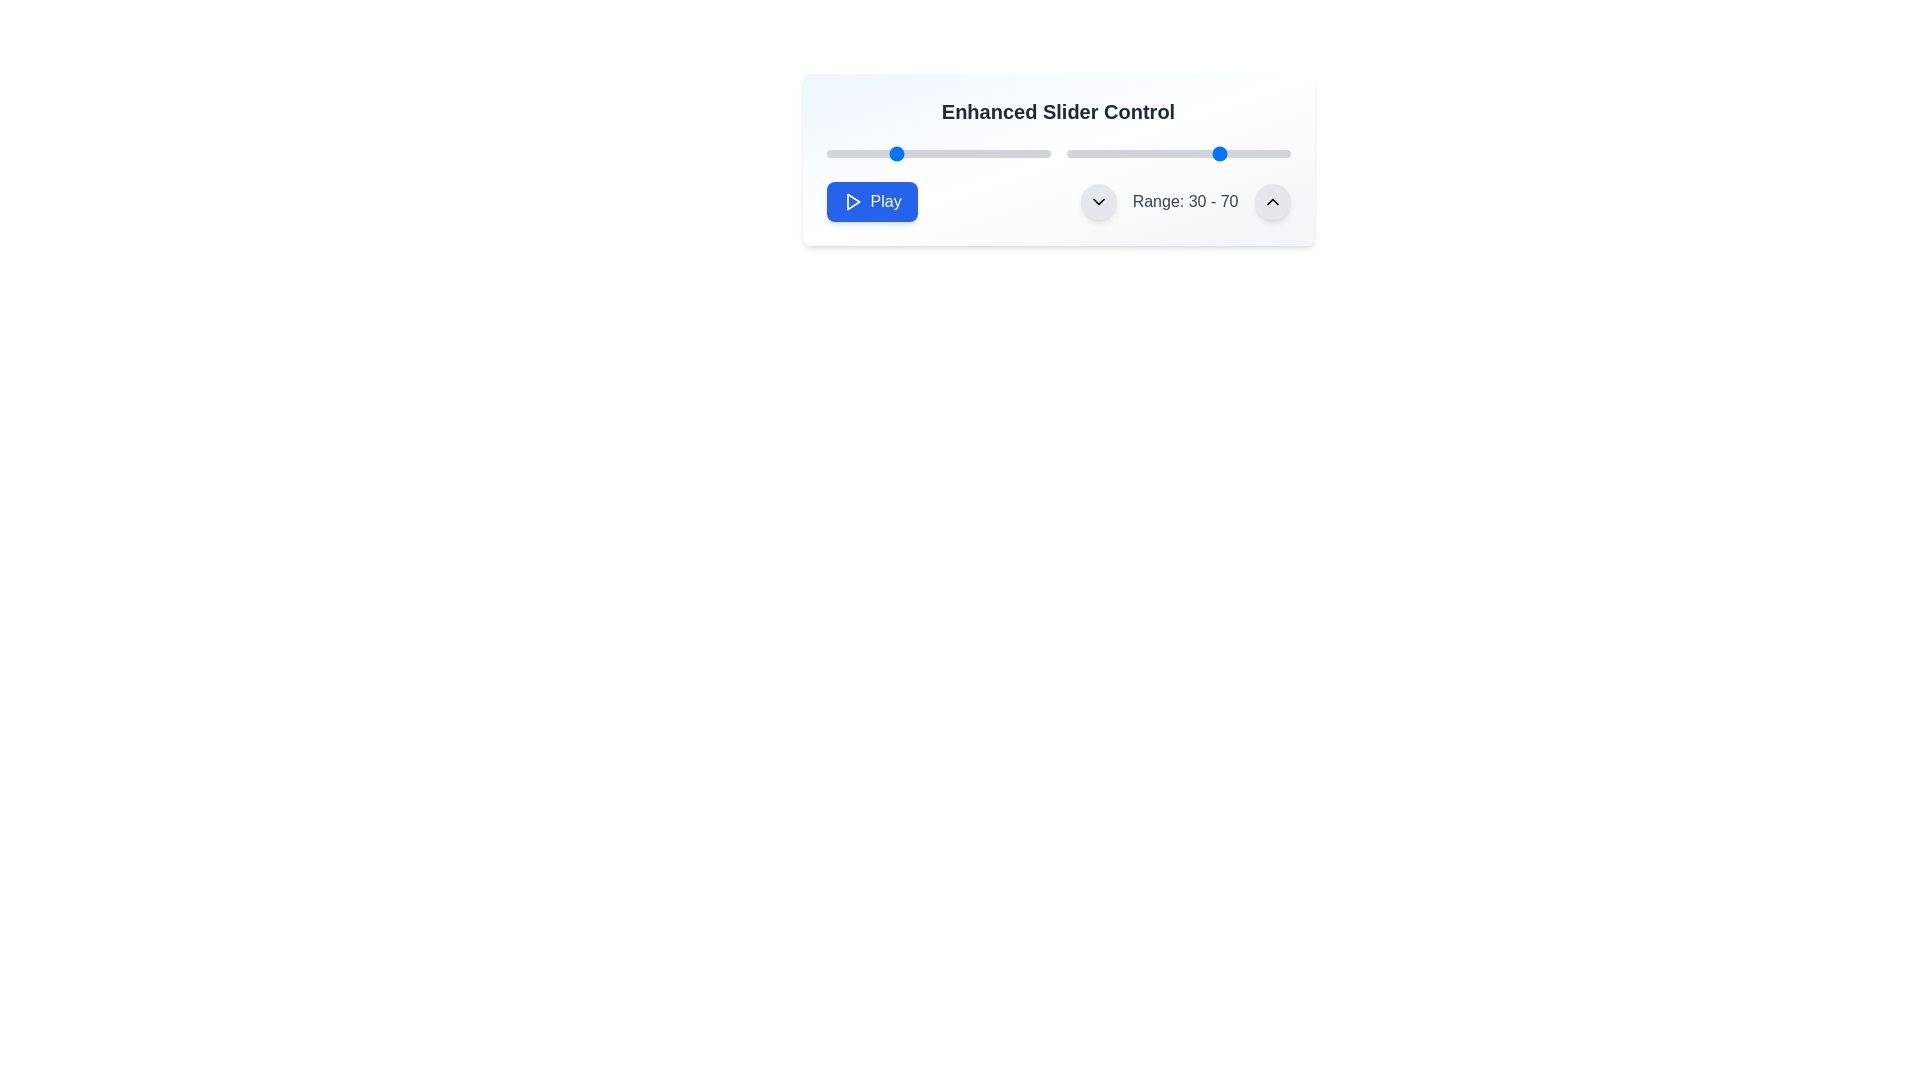 The image size is (1920, 1080). Describe the element at coordinates (1003, 153) in the screenshot. I see `the slider` at that location.